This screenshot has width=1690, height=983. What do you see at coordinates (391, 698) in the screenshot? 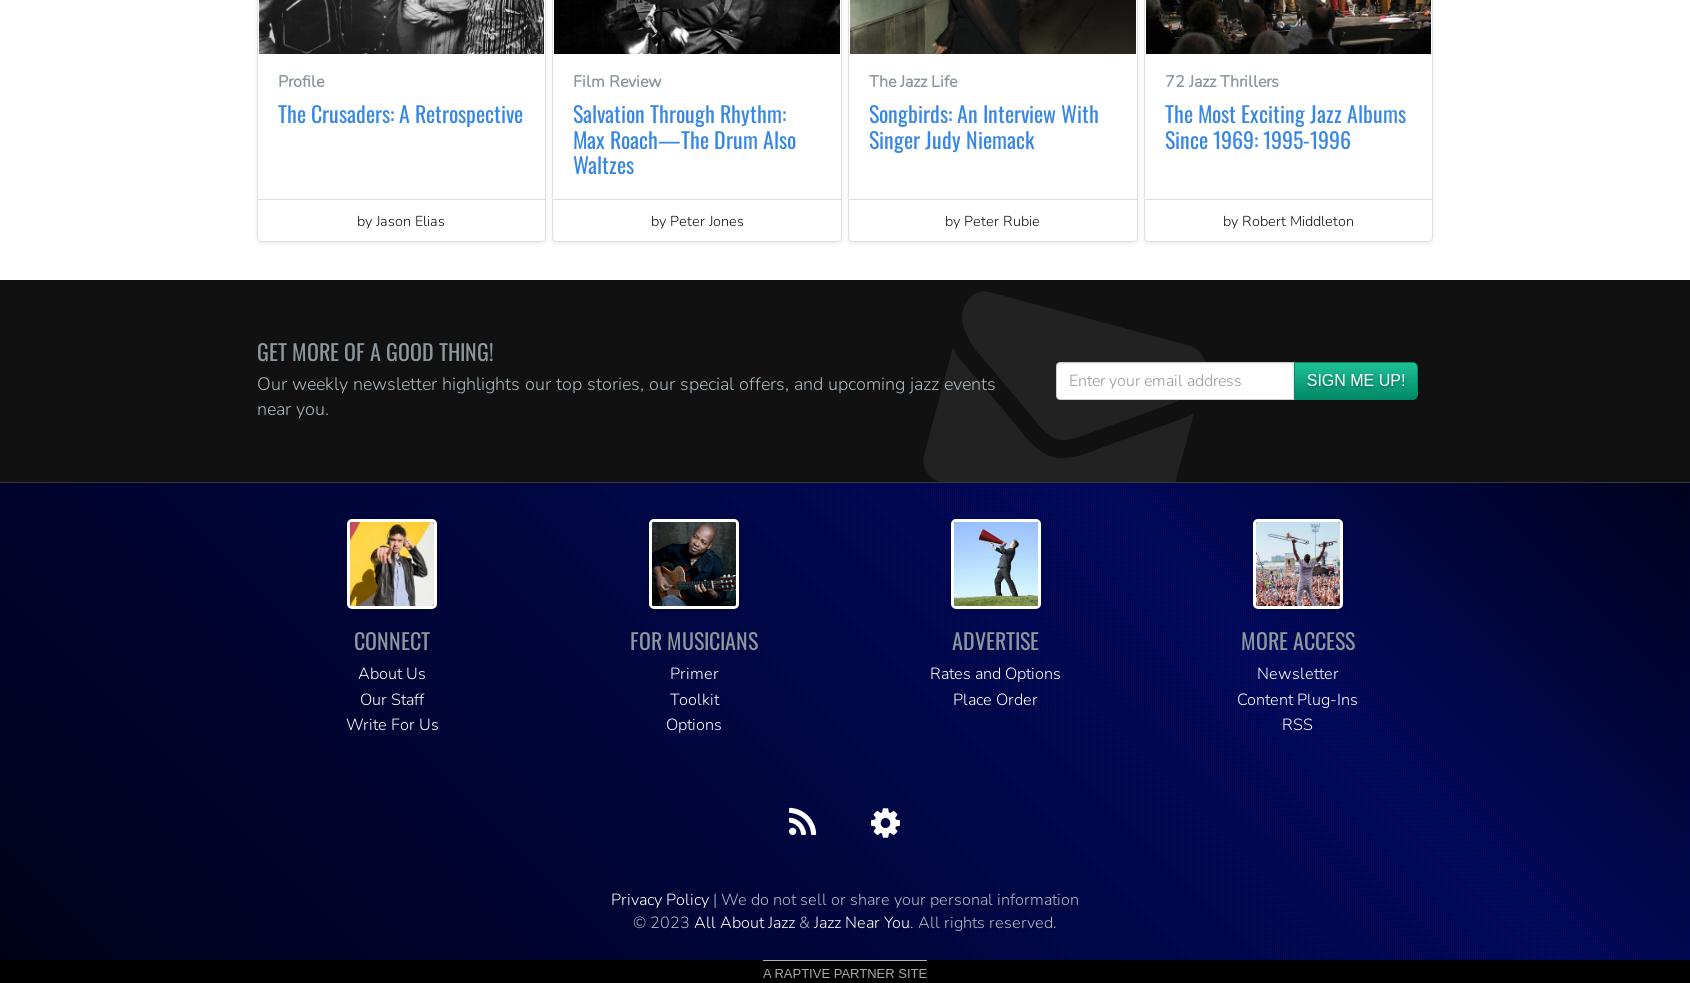
I see `'Our Staff'` at bounding box center [391, 698].